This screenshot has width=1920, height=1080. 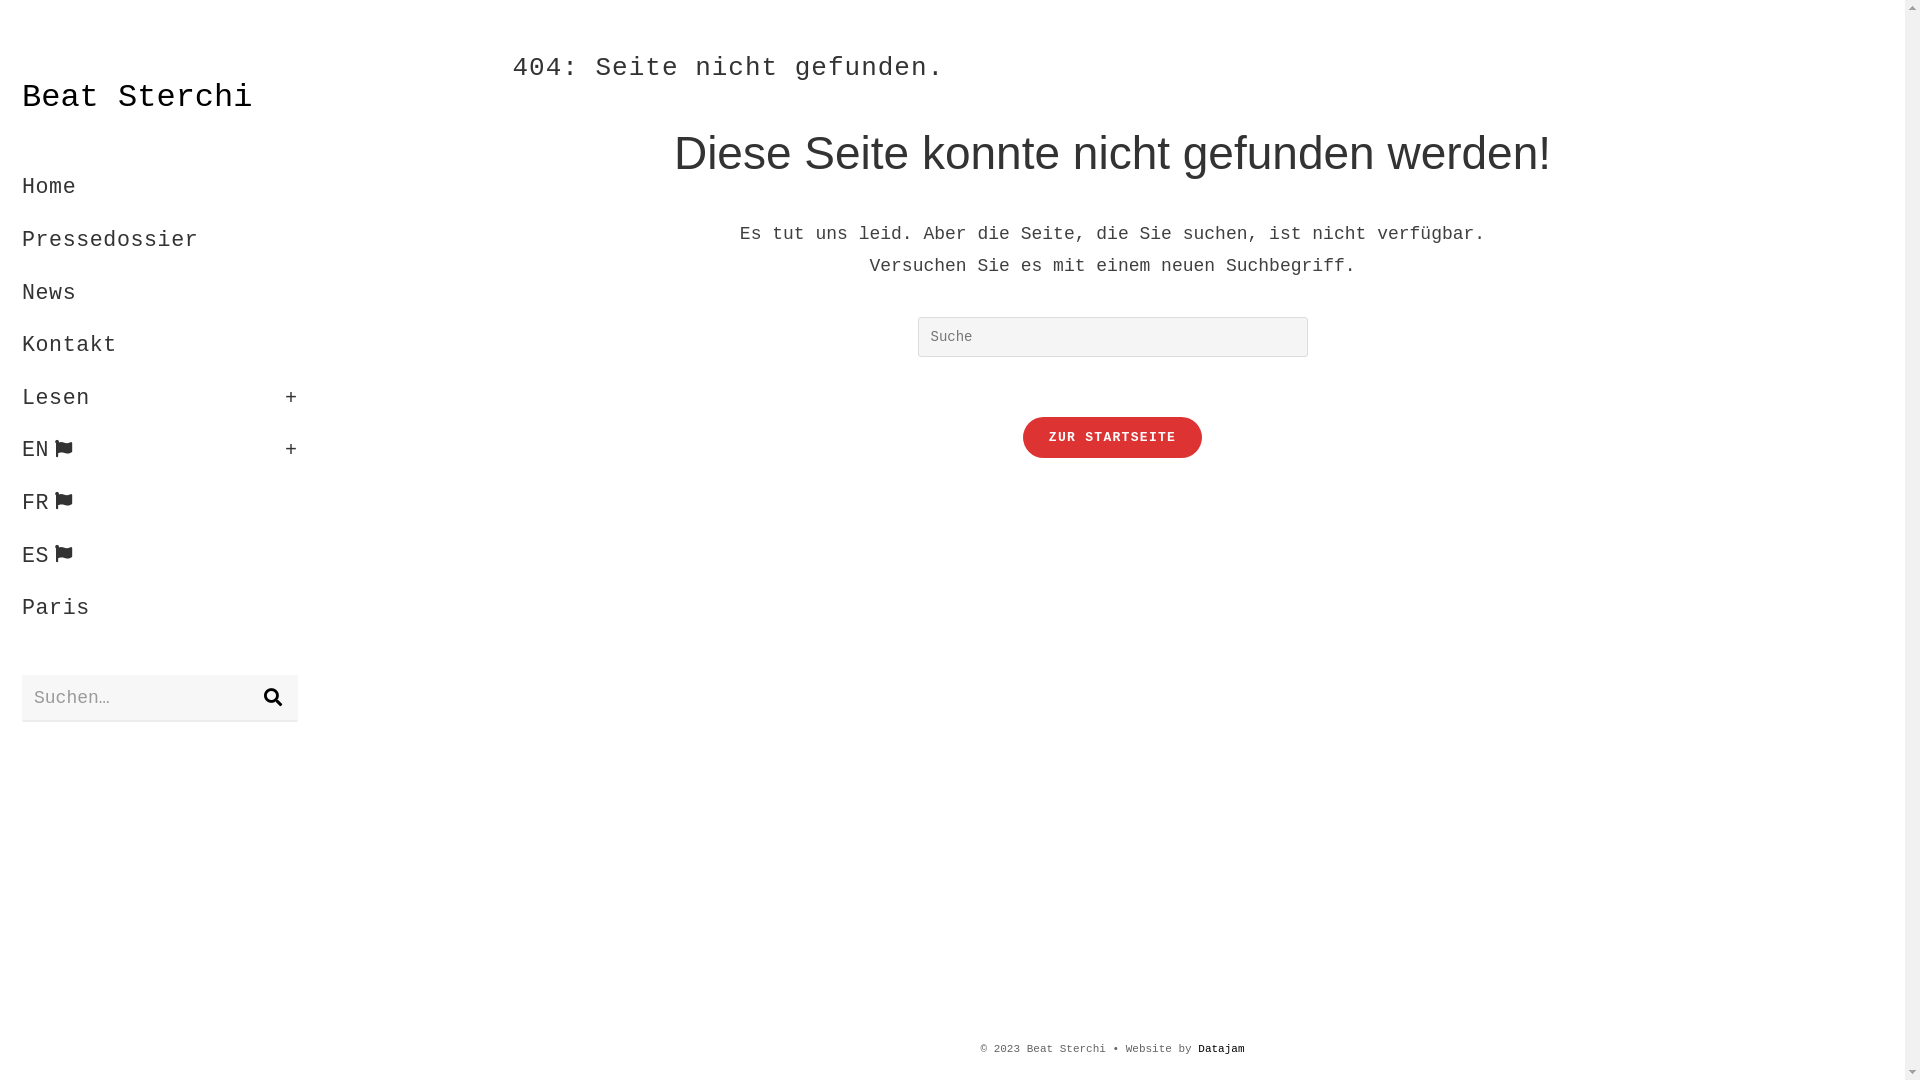 I want to click on 'Datajam', so click(x=1219, y=1048).